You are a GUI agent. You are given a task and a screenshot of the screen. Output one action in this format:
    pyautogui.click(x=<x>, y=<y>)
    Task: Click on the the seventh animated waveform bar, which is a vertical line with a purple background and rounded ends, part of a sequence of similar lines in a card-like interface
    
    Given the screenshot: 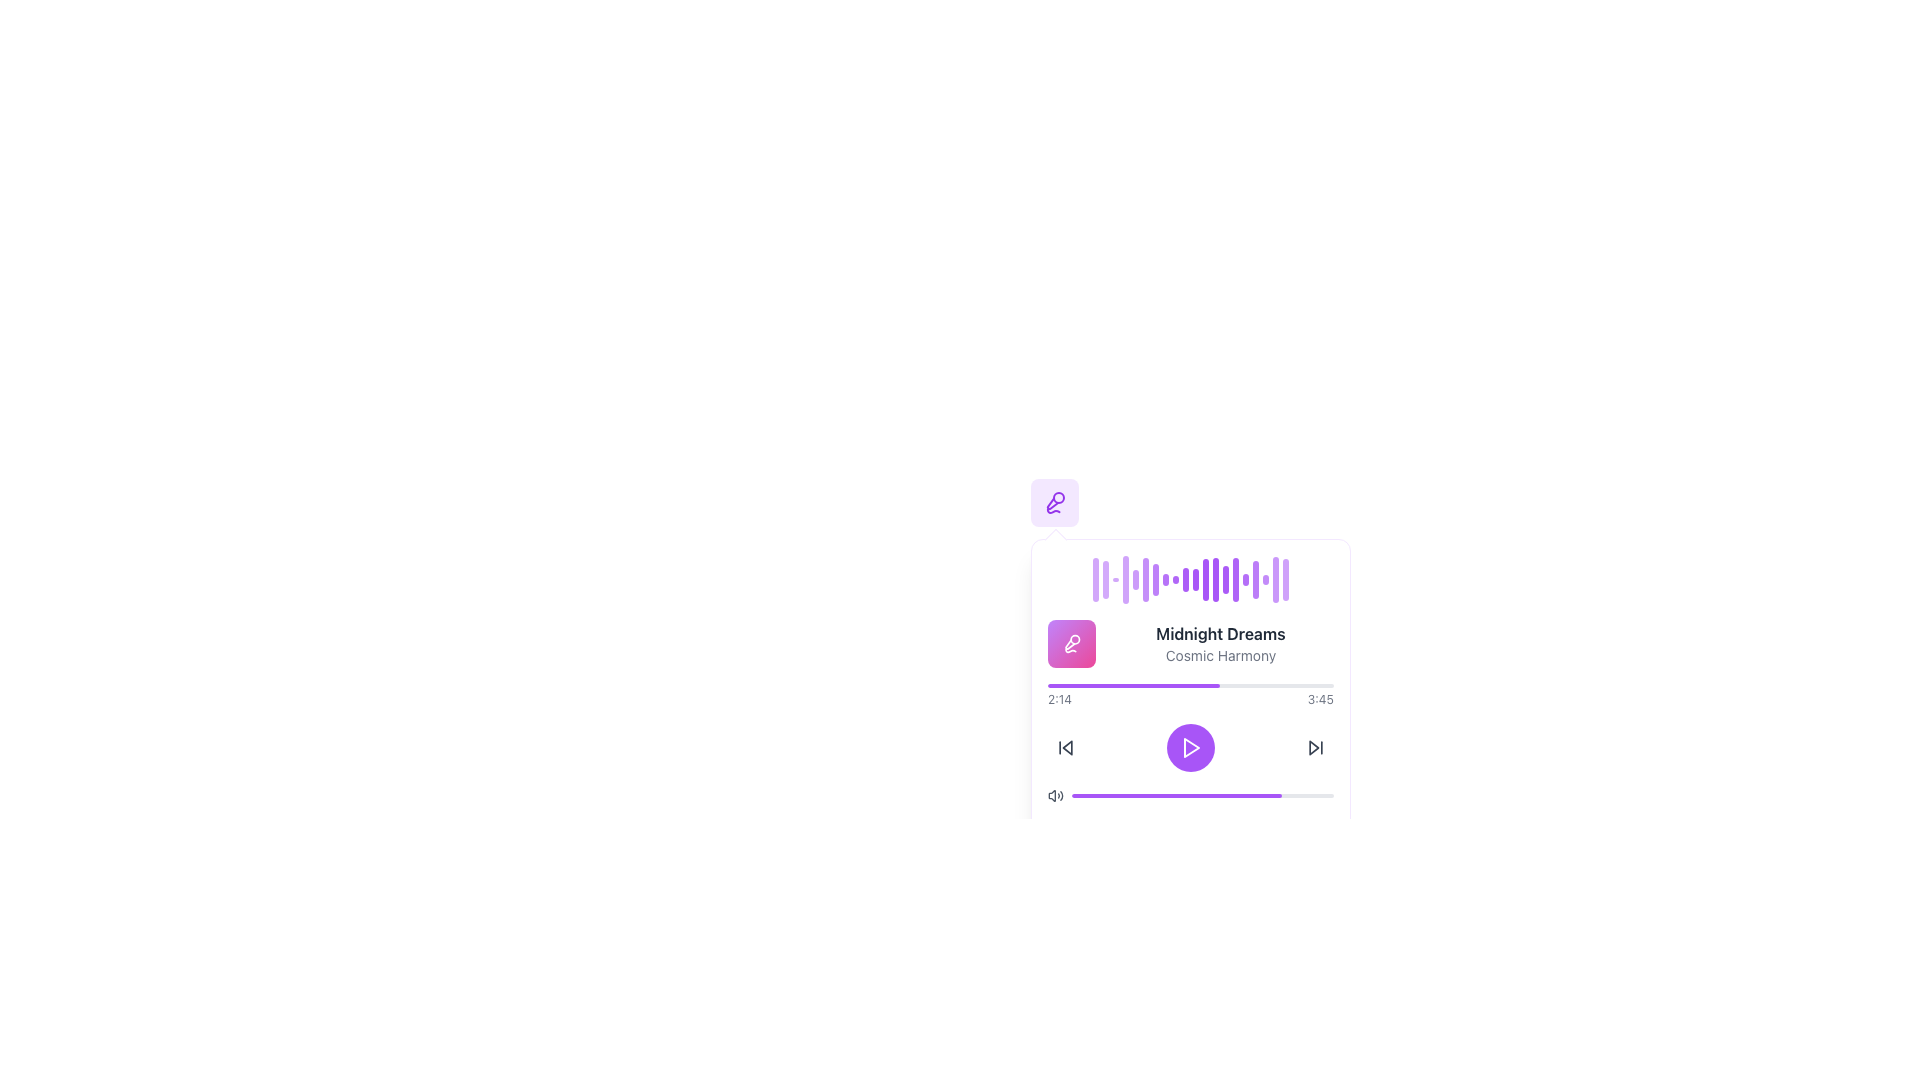 What is the action you would take?
    pyautogui.click(x=1156, y=579)
    